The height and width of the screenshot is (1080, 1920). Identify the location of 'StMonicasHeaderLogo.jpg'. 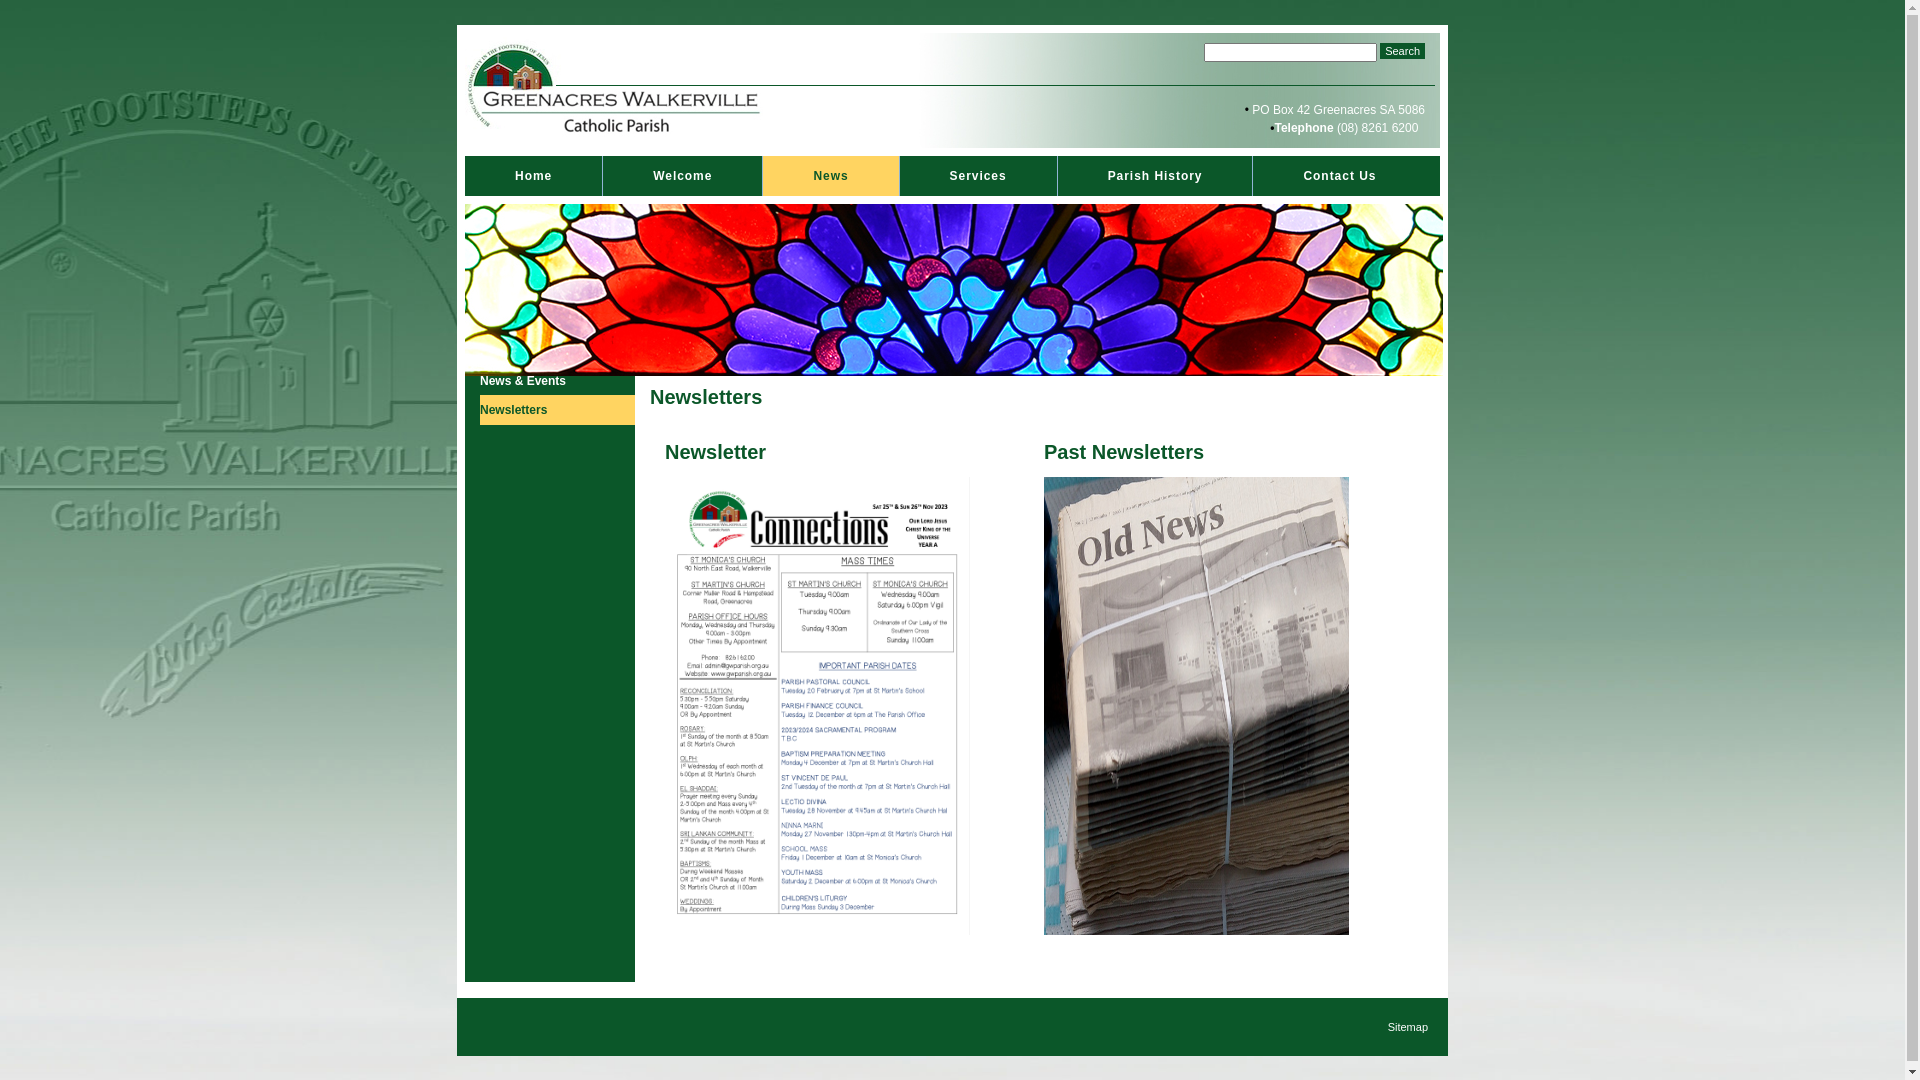
(614, 90).